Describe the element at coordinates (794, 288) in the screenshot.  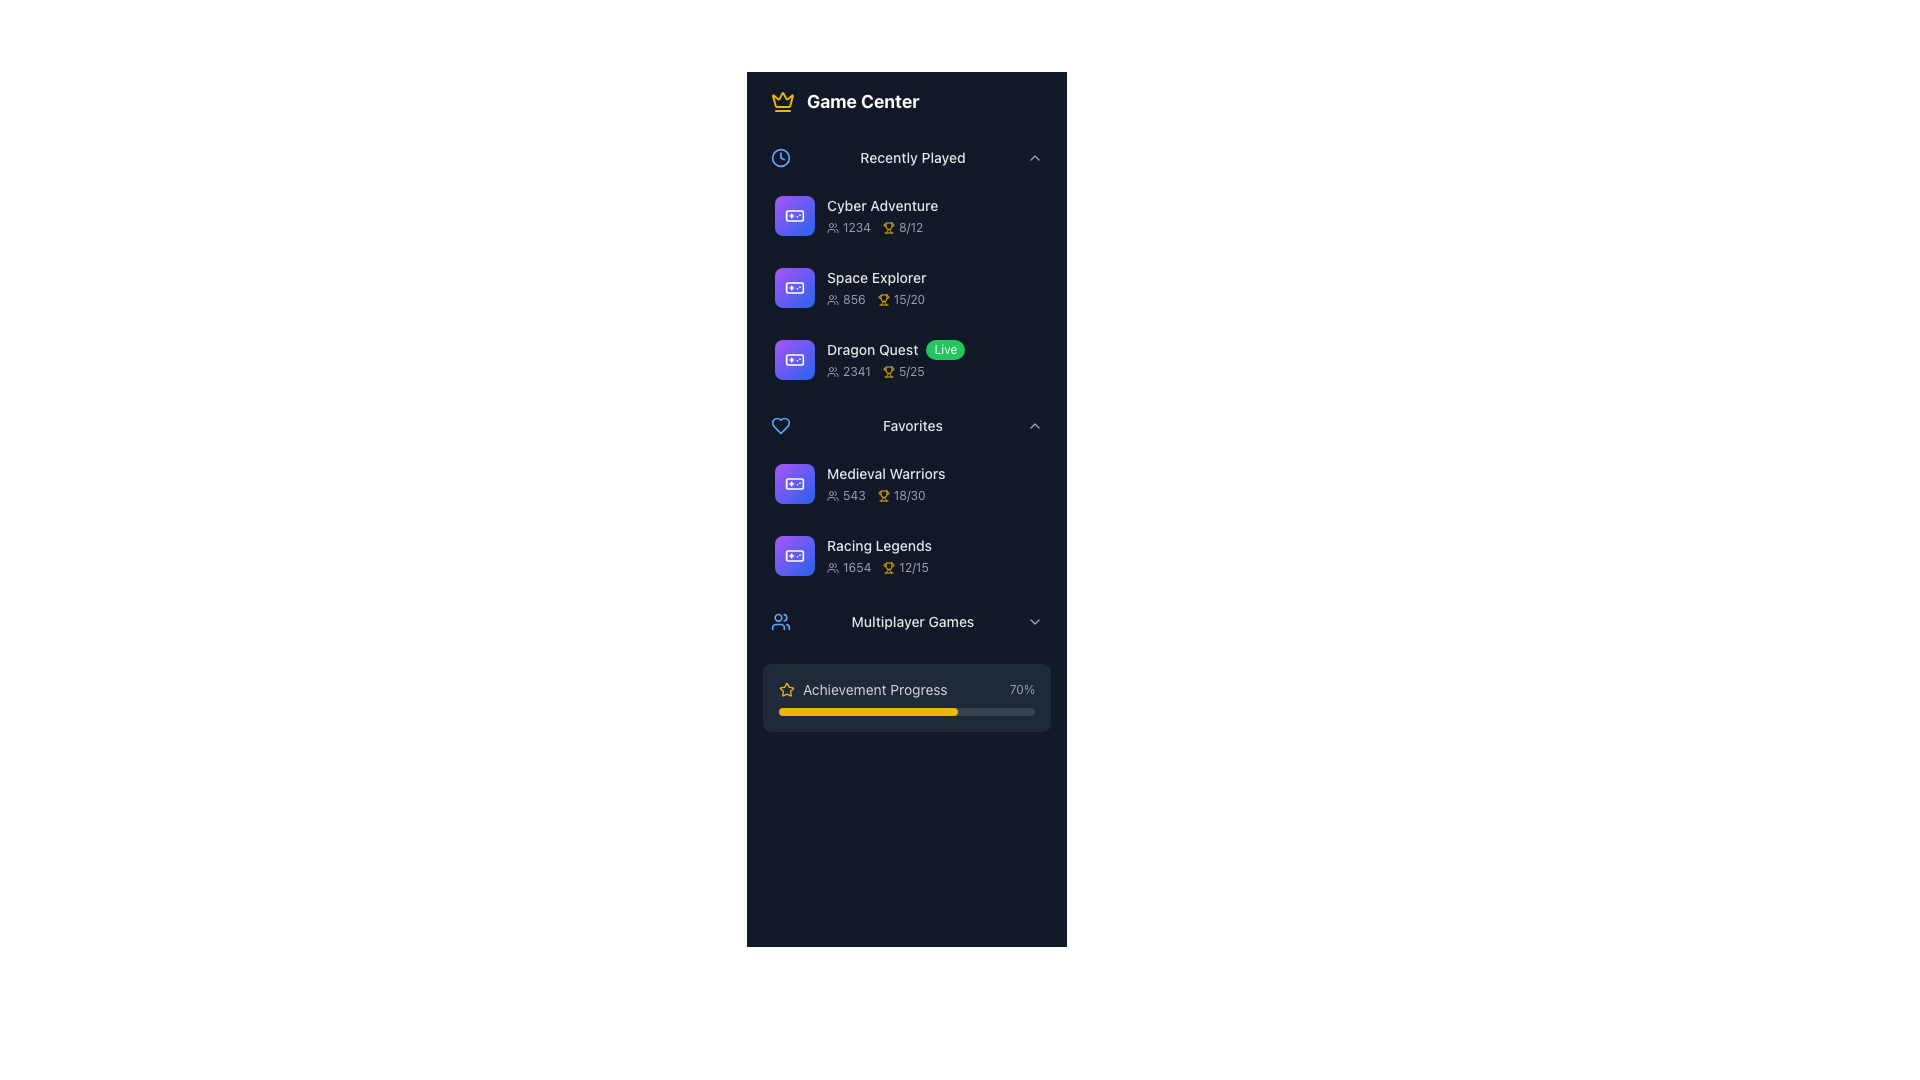
I see `the 'Space Explorer' game icon, which is the second item under 'Recently Played'` at that location.